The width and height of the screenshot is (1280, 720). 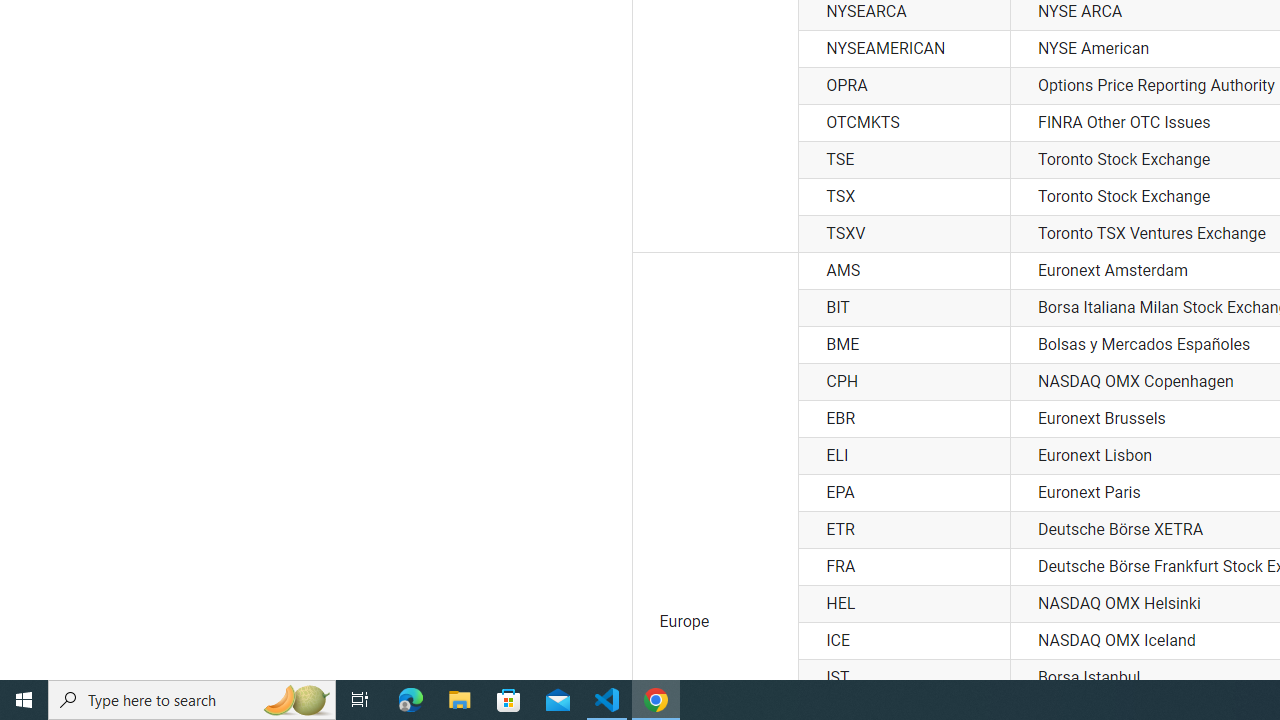 I want to click on 'TSXV', so click(x=903, y=233).